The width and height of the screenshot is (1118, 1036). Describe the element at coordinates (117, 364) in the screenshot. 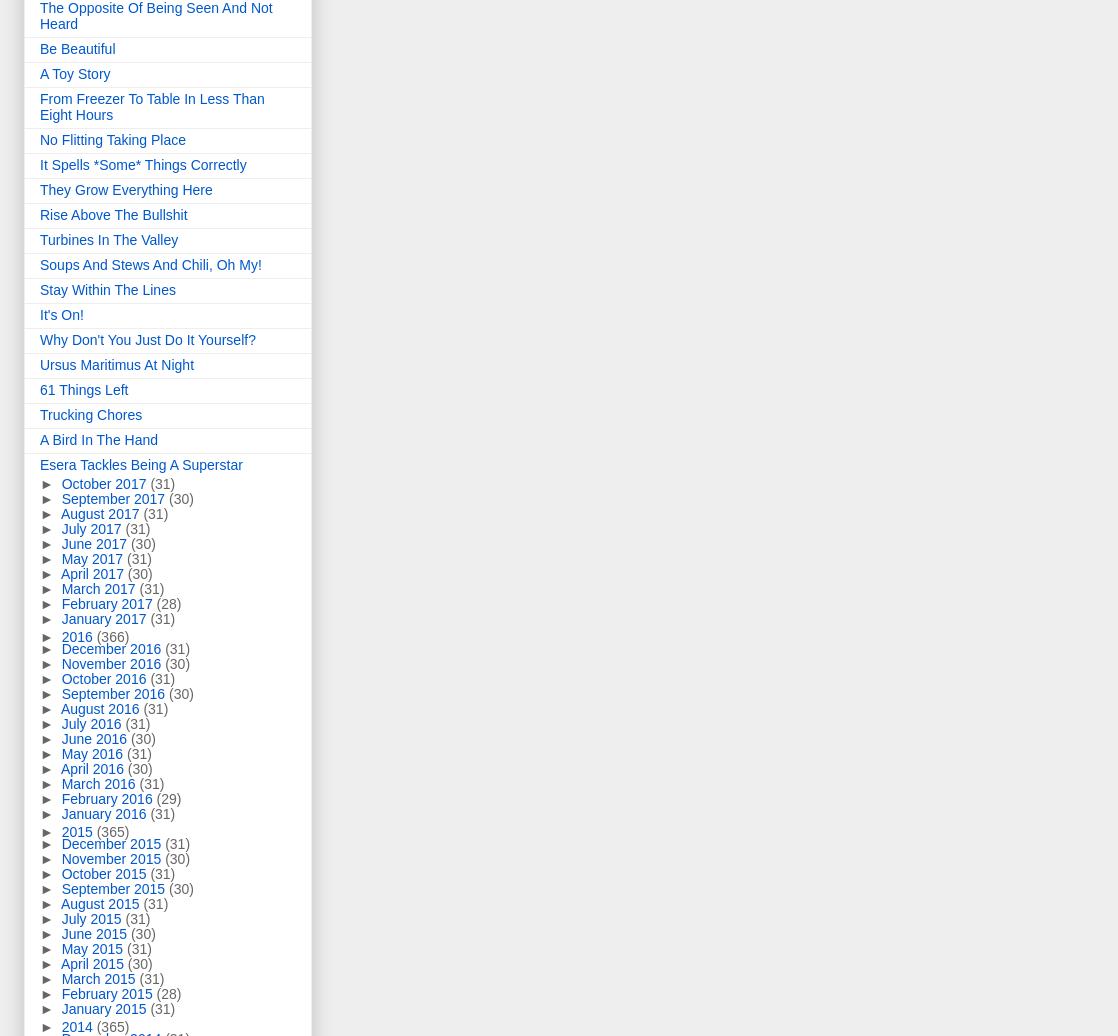

I see `'Ursus Maritimus At Night'` at that location.